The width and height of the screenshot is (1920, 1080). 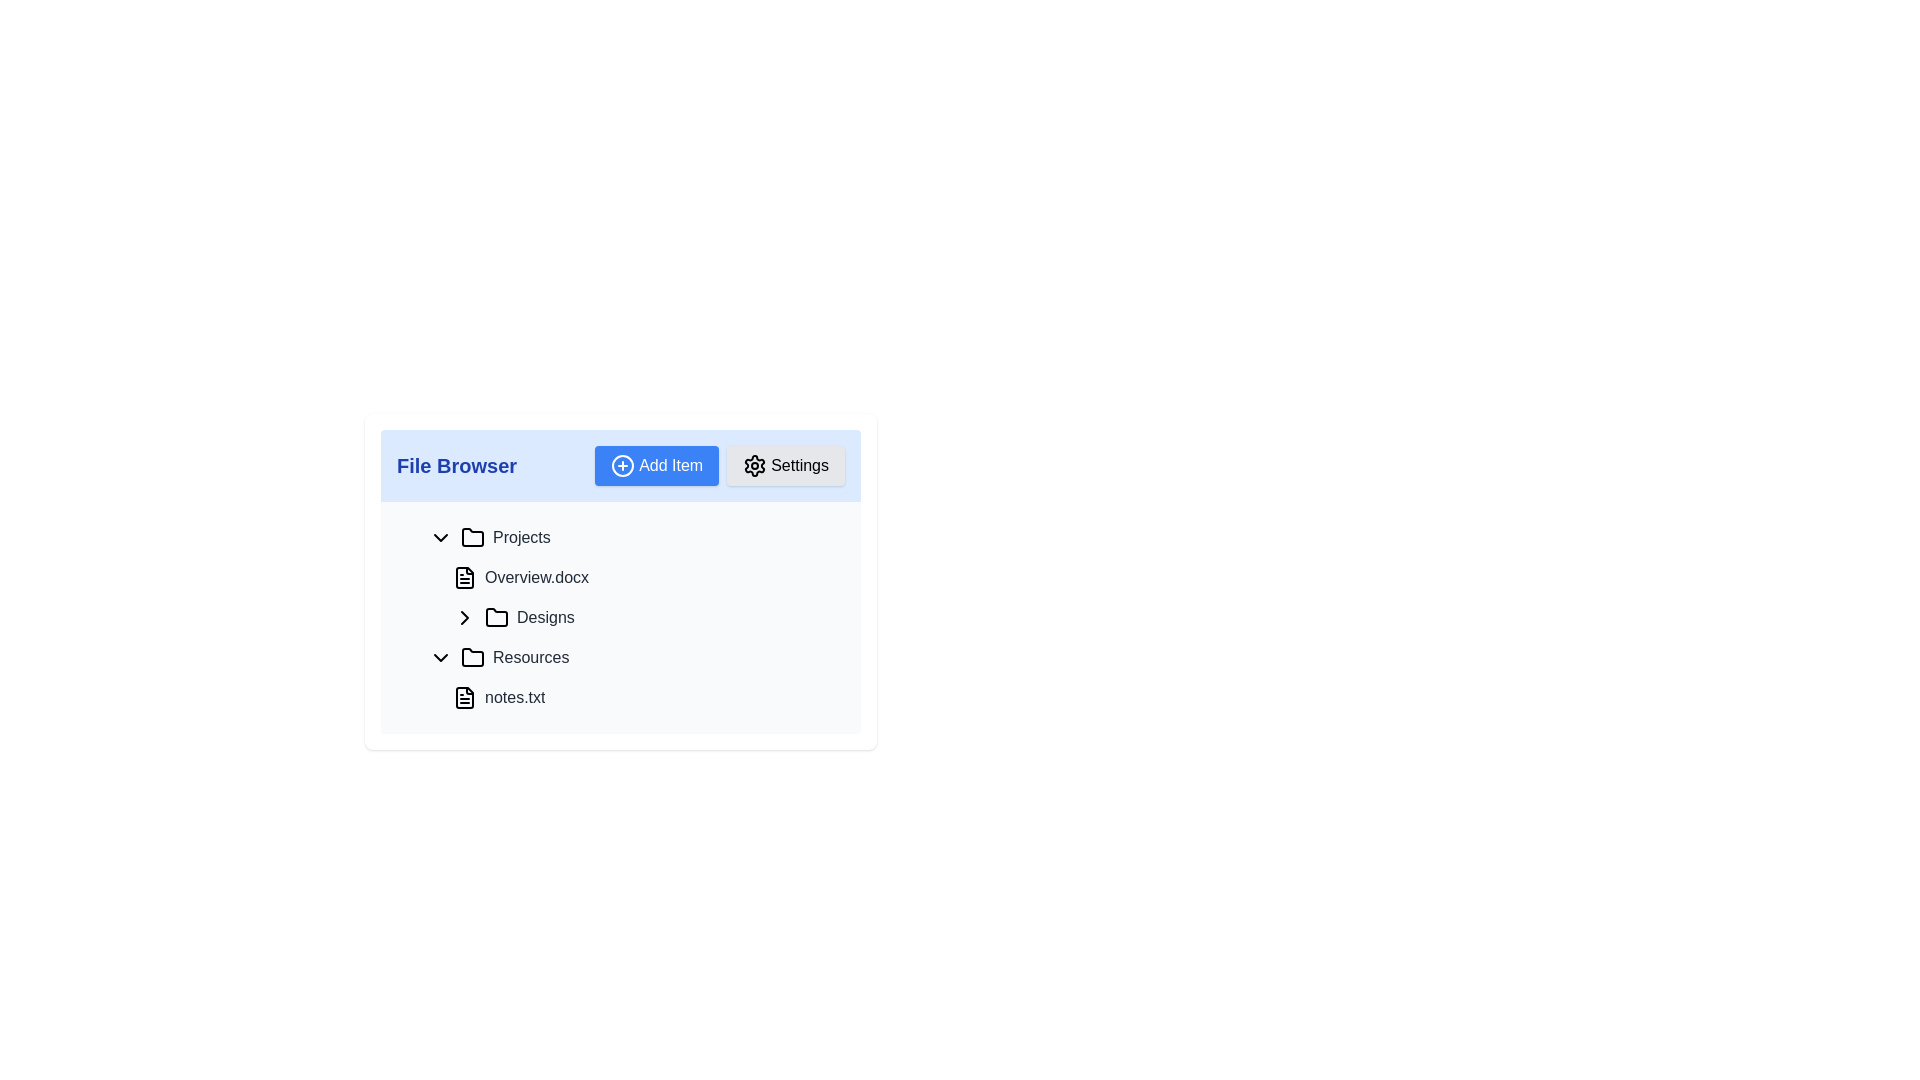 I want to click on the folder item, so click(x=619, y=616).